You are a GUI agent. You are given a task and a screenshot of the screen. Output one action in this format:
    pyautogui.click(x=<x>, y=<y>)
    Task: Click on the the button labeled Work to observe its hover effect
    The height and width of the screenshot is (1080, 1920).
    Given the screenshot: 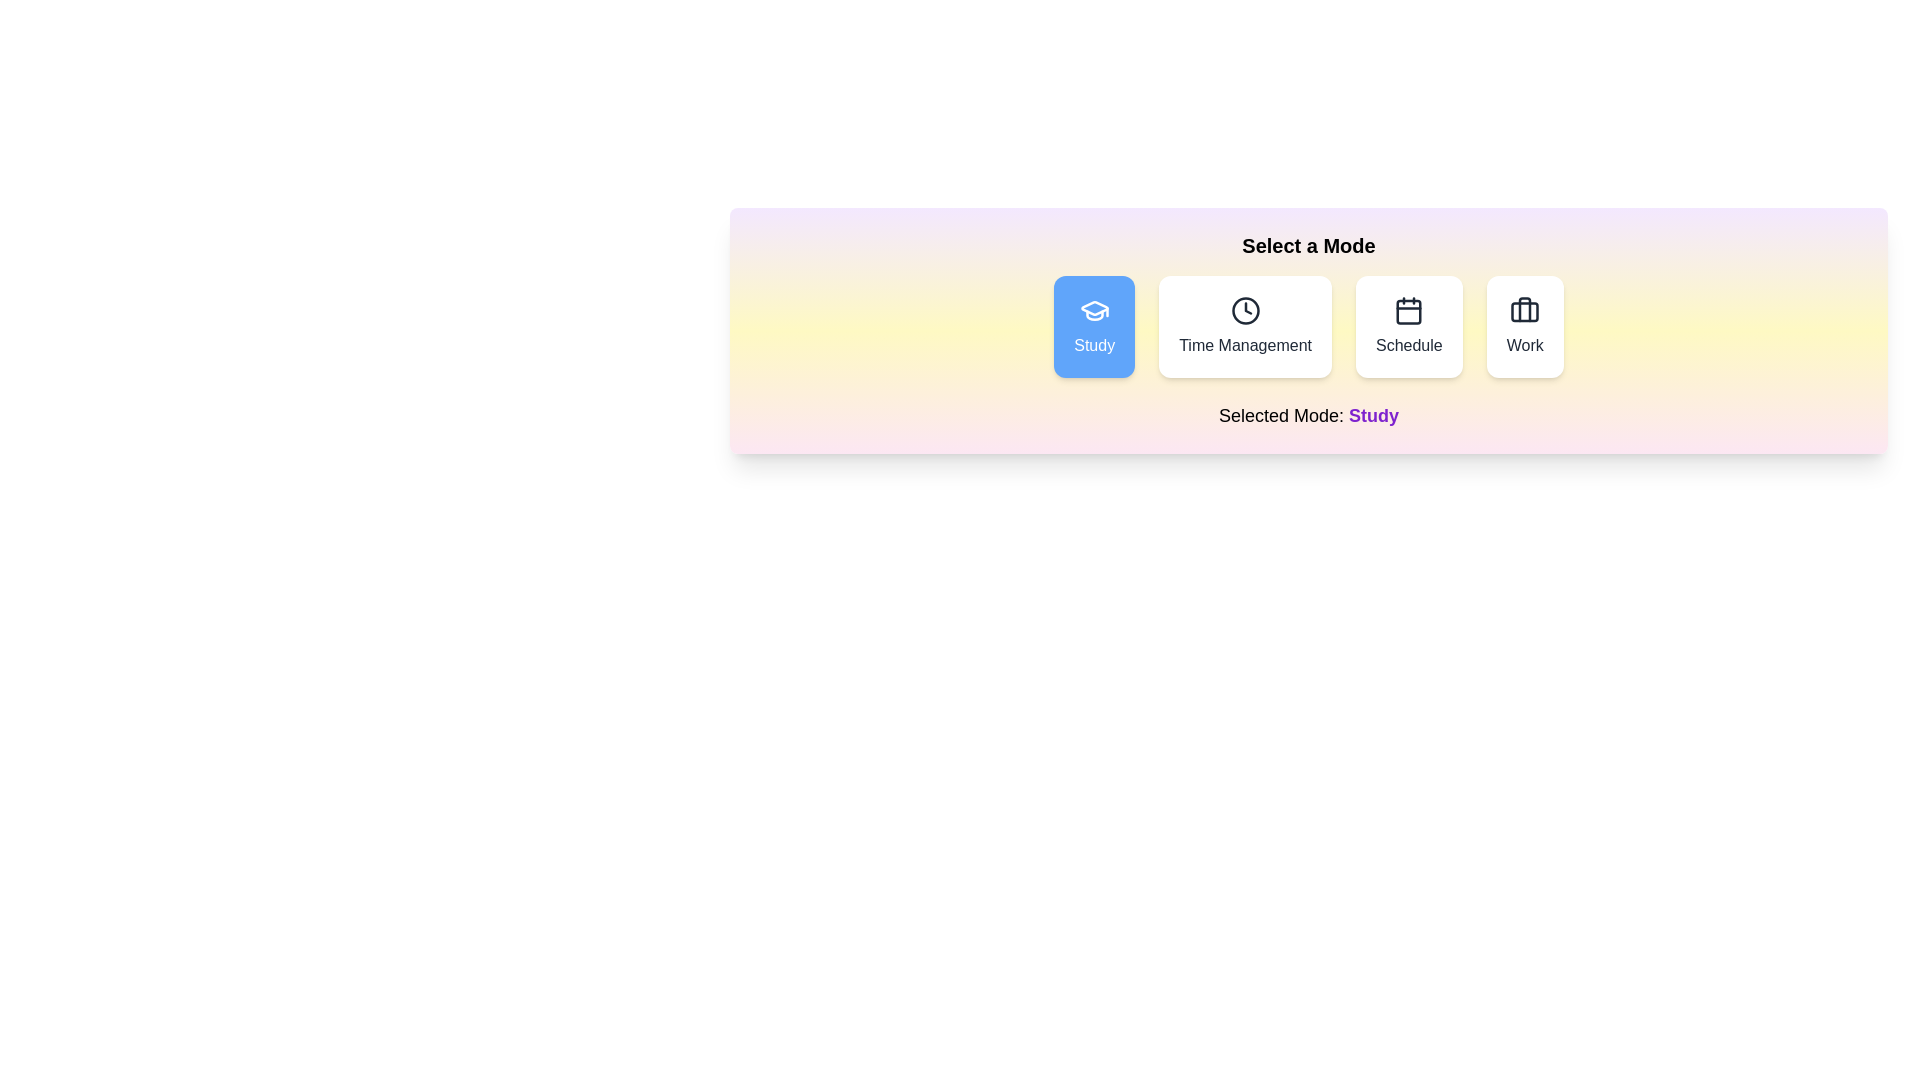 What is the action you would take?
    pyautogui.click(x=1524, y=326)
    